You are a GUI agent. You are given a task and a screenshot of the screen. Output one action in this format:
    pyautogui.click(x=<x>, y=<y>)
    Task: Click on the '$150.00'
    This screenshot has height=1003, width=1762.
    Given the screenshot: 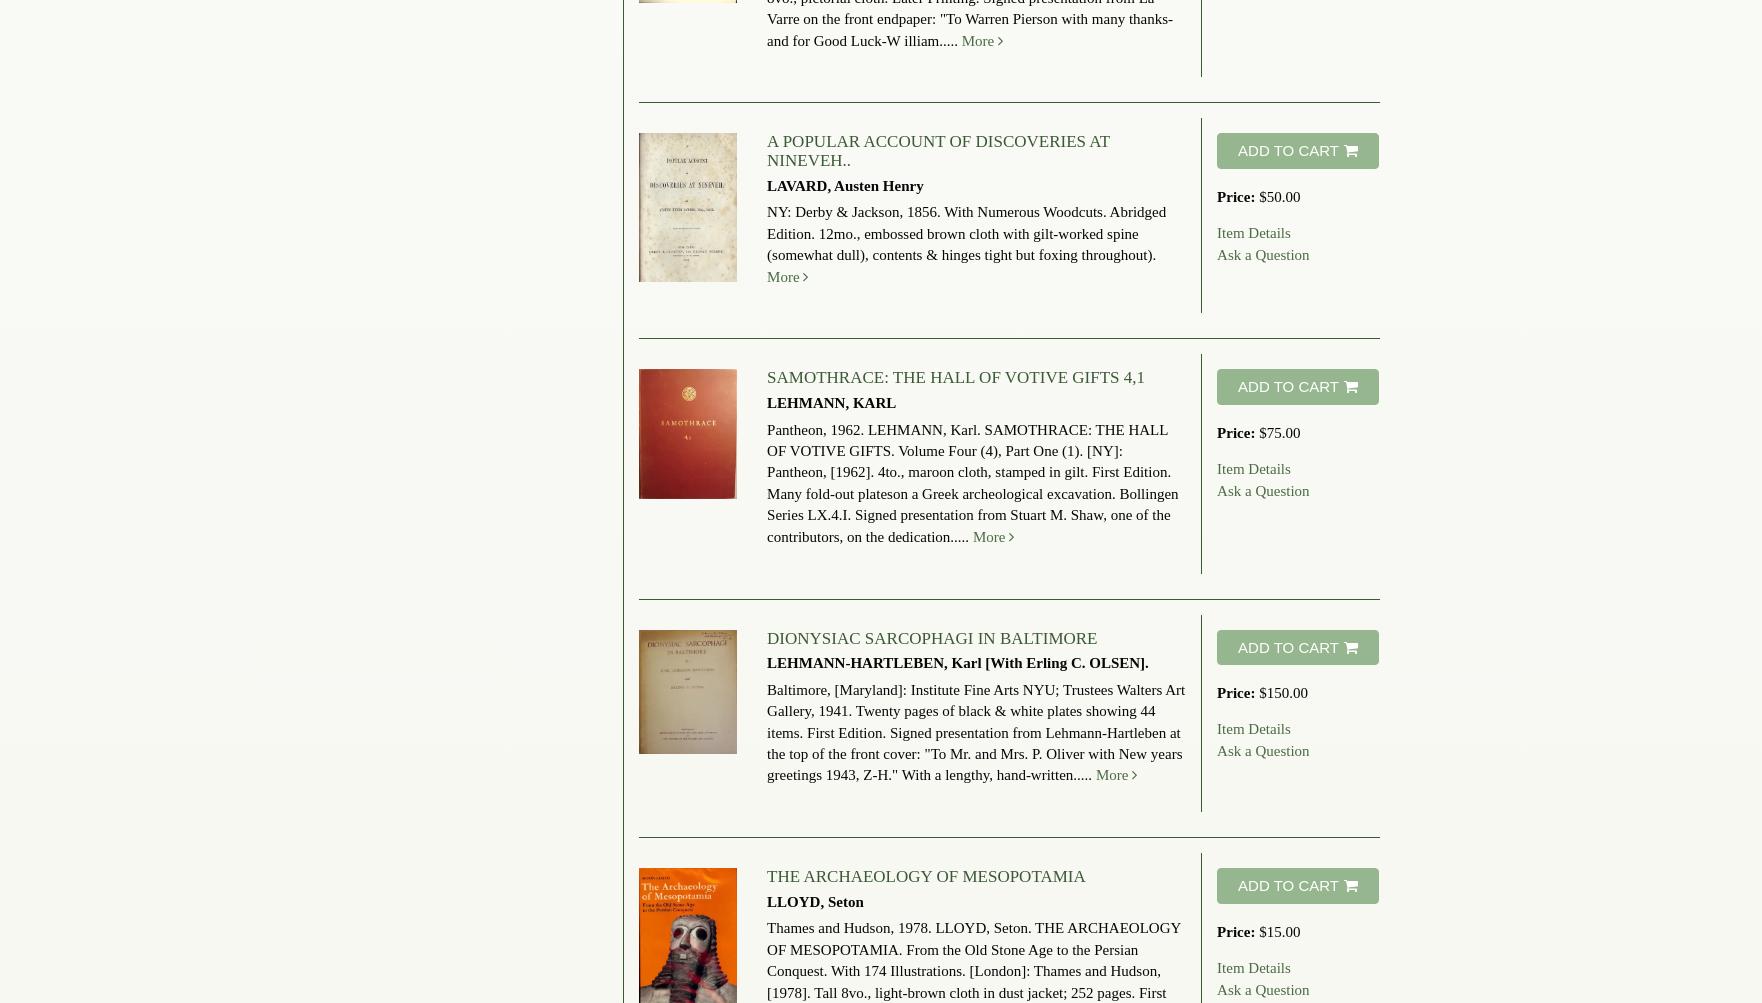 What is the action you would take?
    pyautogui.click(x=1282, y=691)
    